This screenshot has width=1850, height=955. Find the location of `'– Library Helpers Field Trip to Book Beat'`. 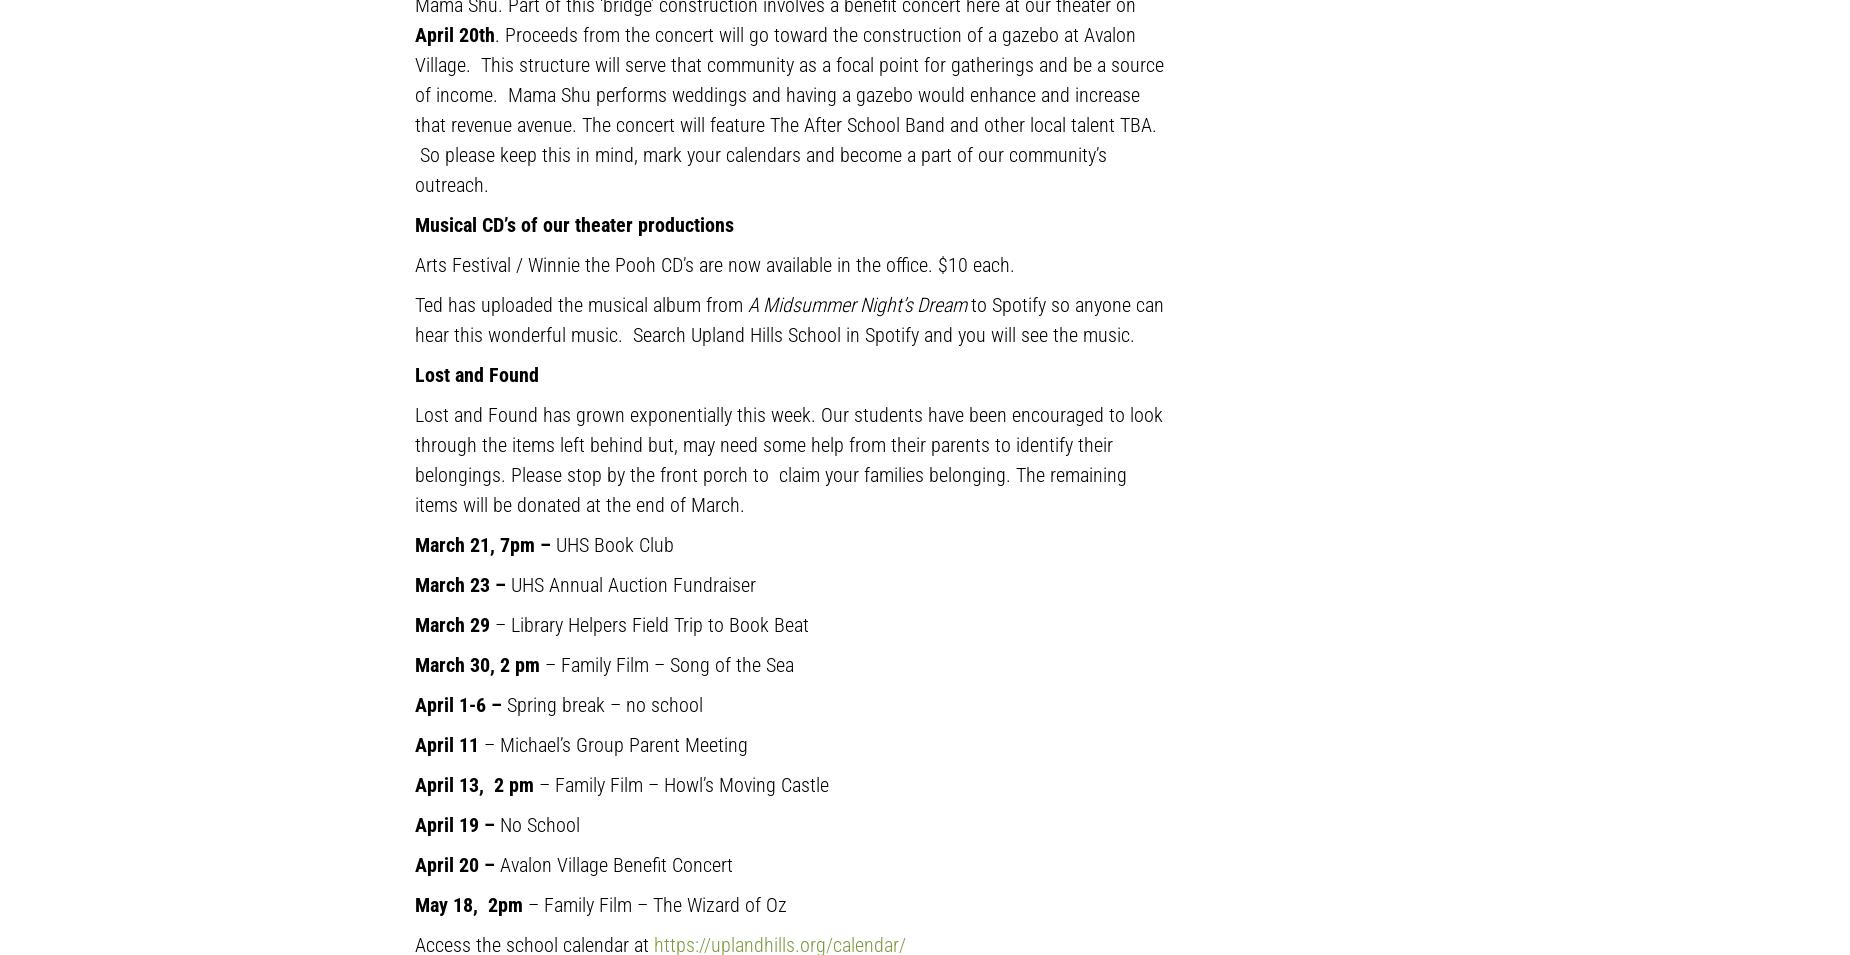

'– Library Helpers Field Trip to Book Beat' is located at coordinates (649, 623).